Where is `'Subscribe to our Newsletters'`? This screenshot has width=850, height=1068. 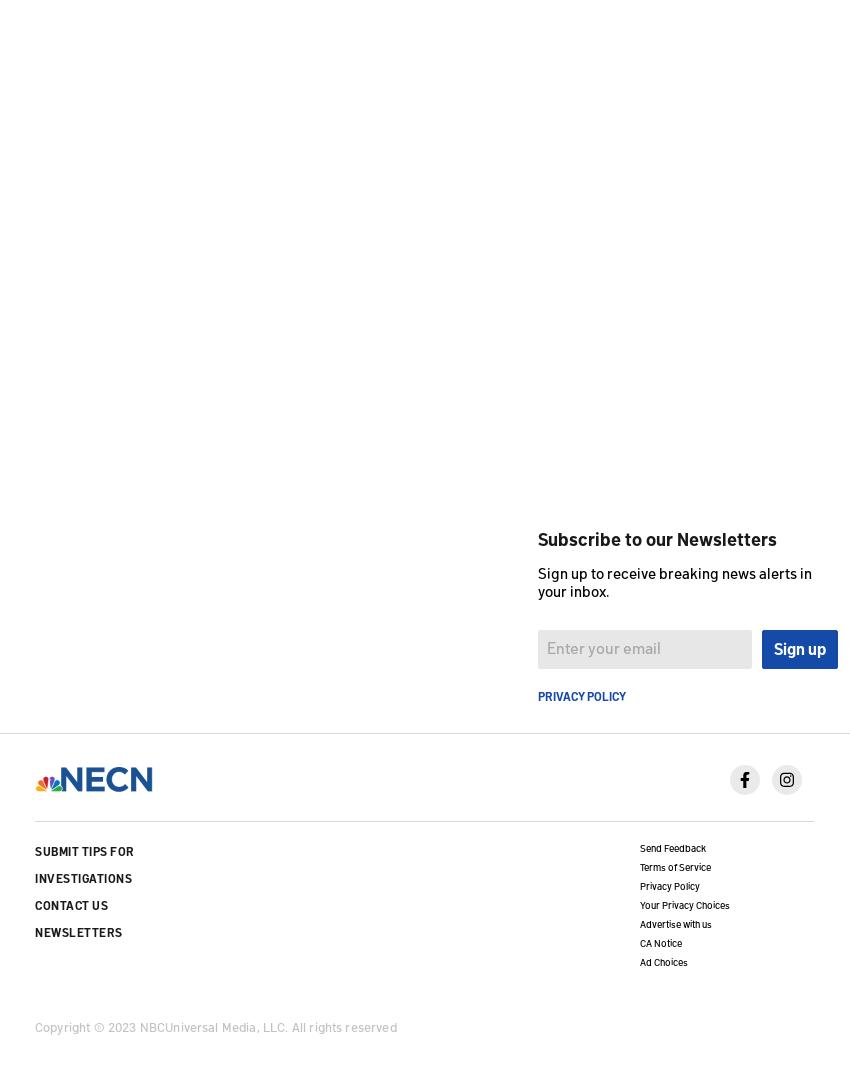
'Subscribe to our Newsletters' is located at coordinates (657, 537).